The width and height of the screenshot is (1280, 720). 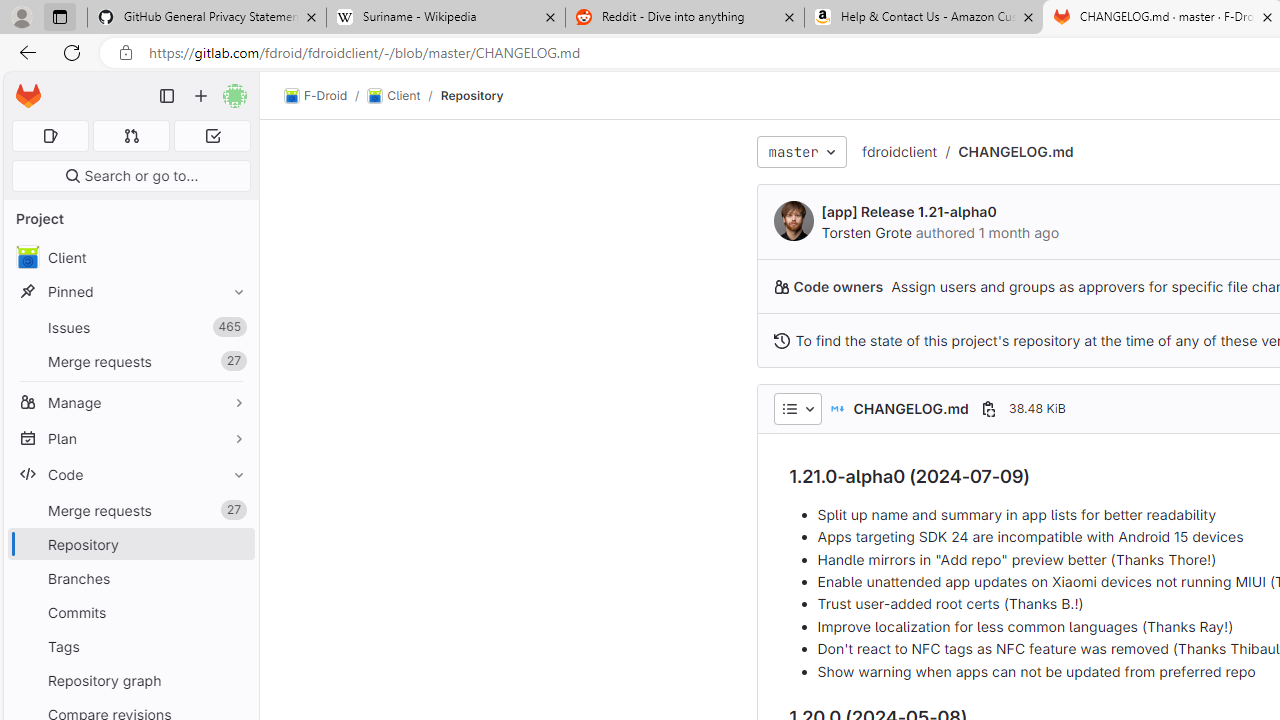 What do you see at coordinates (315, 96) in the screenshot?
I see `'F-Droid'` at bounding box center [315, 96].